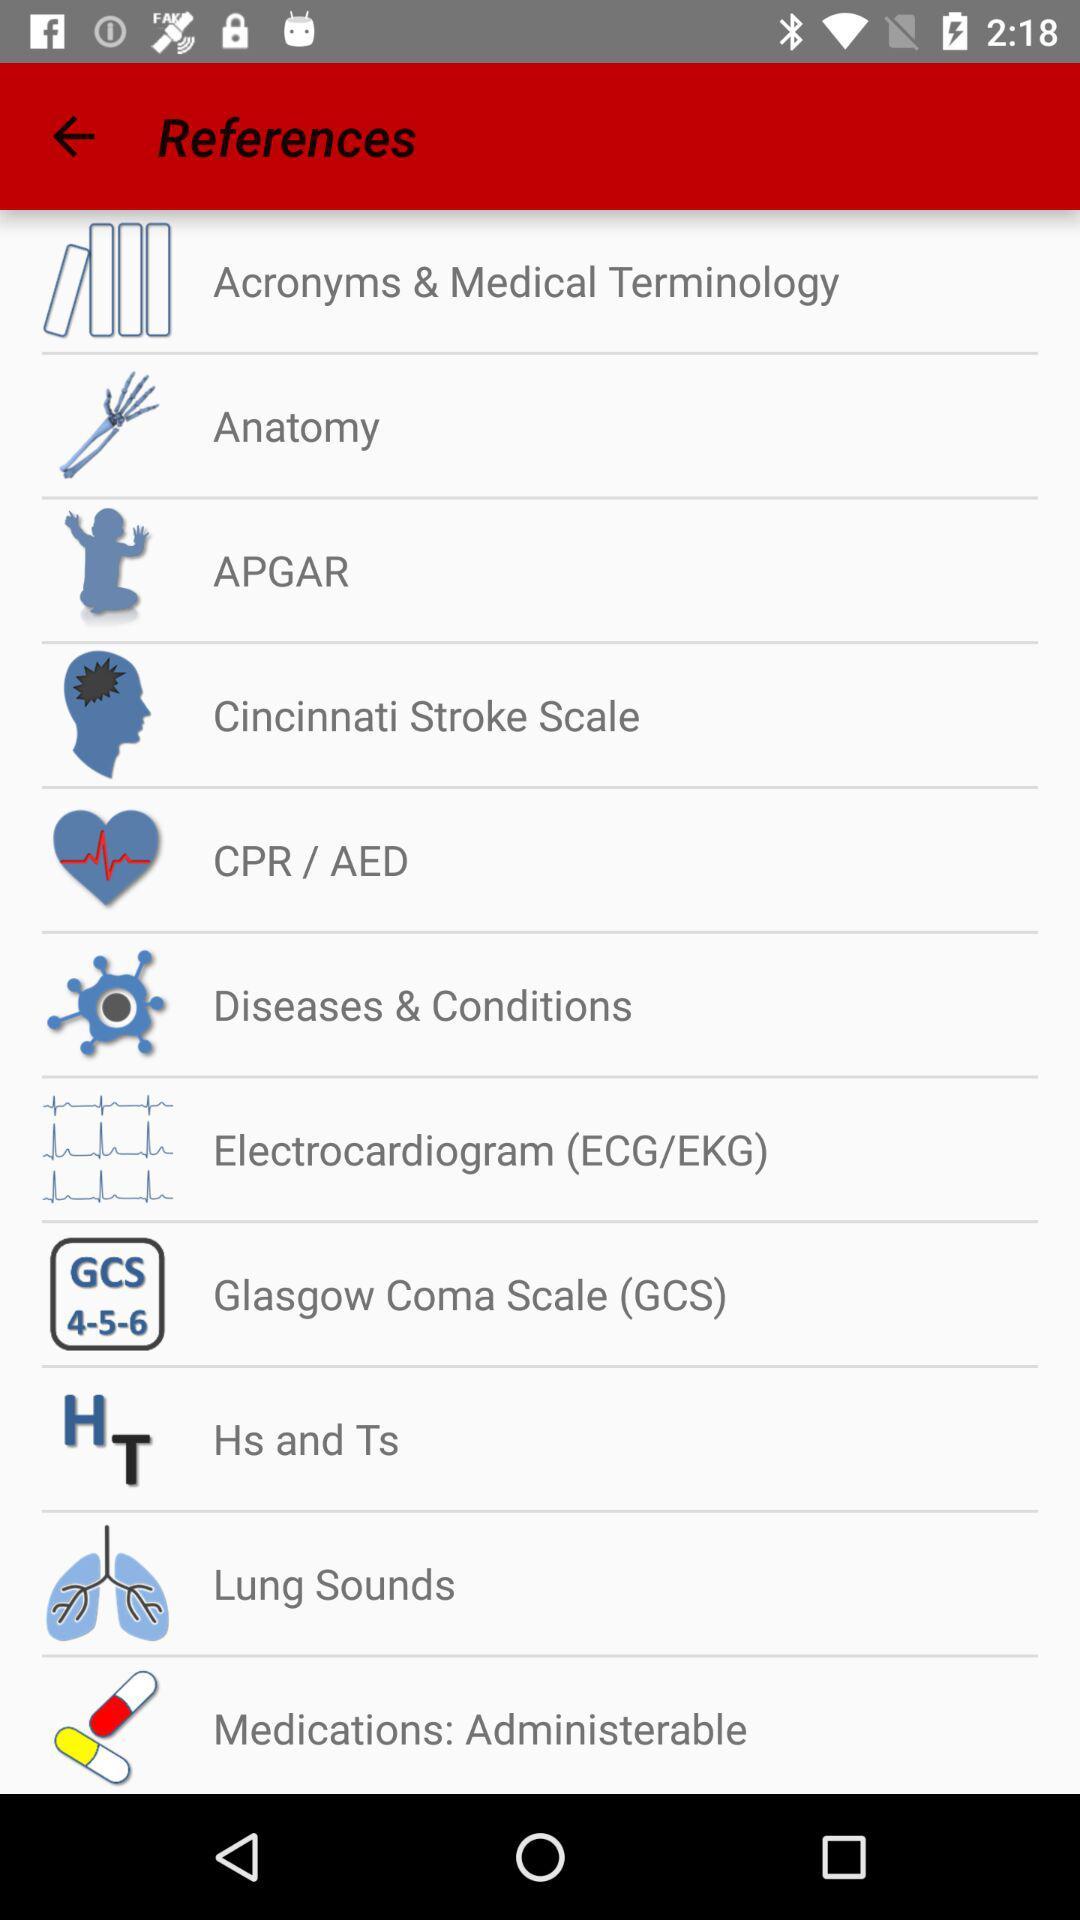 The height and width of the screenshot is (1920, 1080). I want to click on cincinnati stroke scale, so click(405, 715).